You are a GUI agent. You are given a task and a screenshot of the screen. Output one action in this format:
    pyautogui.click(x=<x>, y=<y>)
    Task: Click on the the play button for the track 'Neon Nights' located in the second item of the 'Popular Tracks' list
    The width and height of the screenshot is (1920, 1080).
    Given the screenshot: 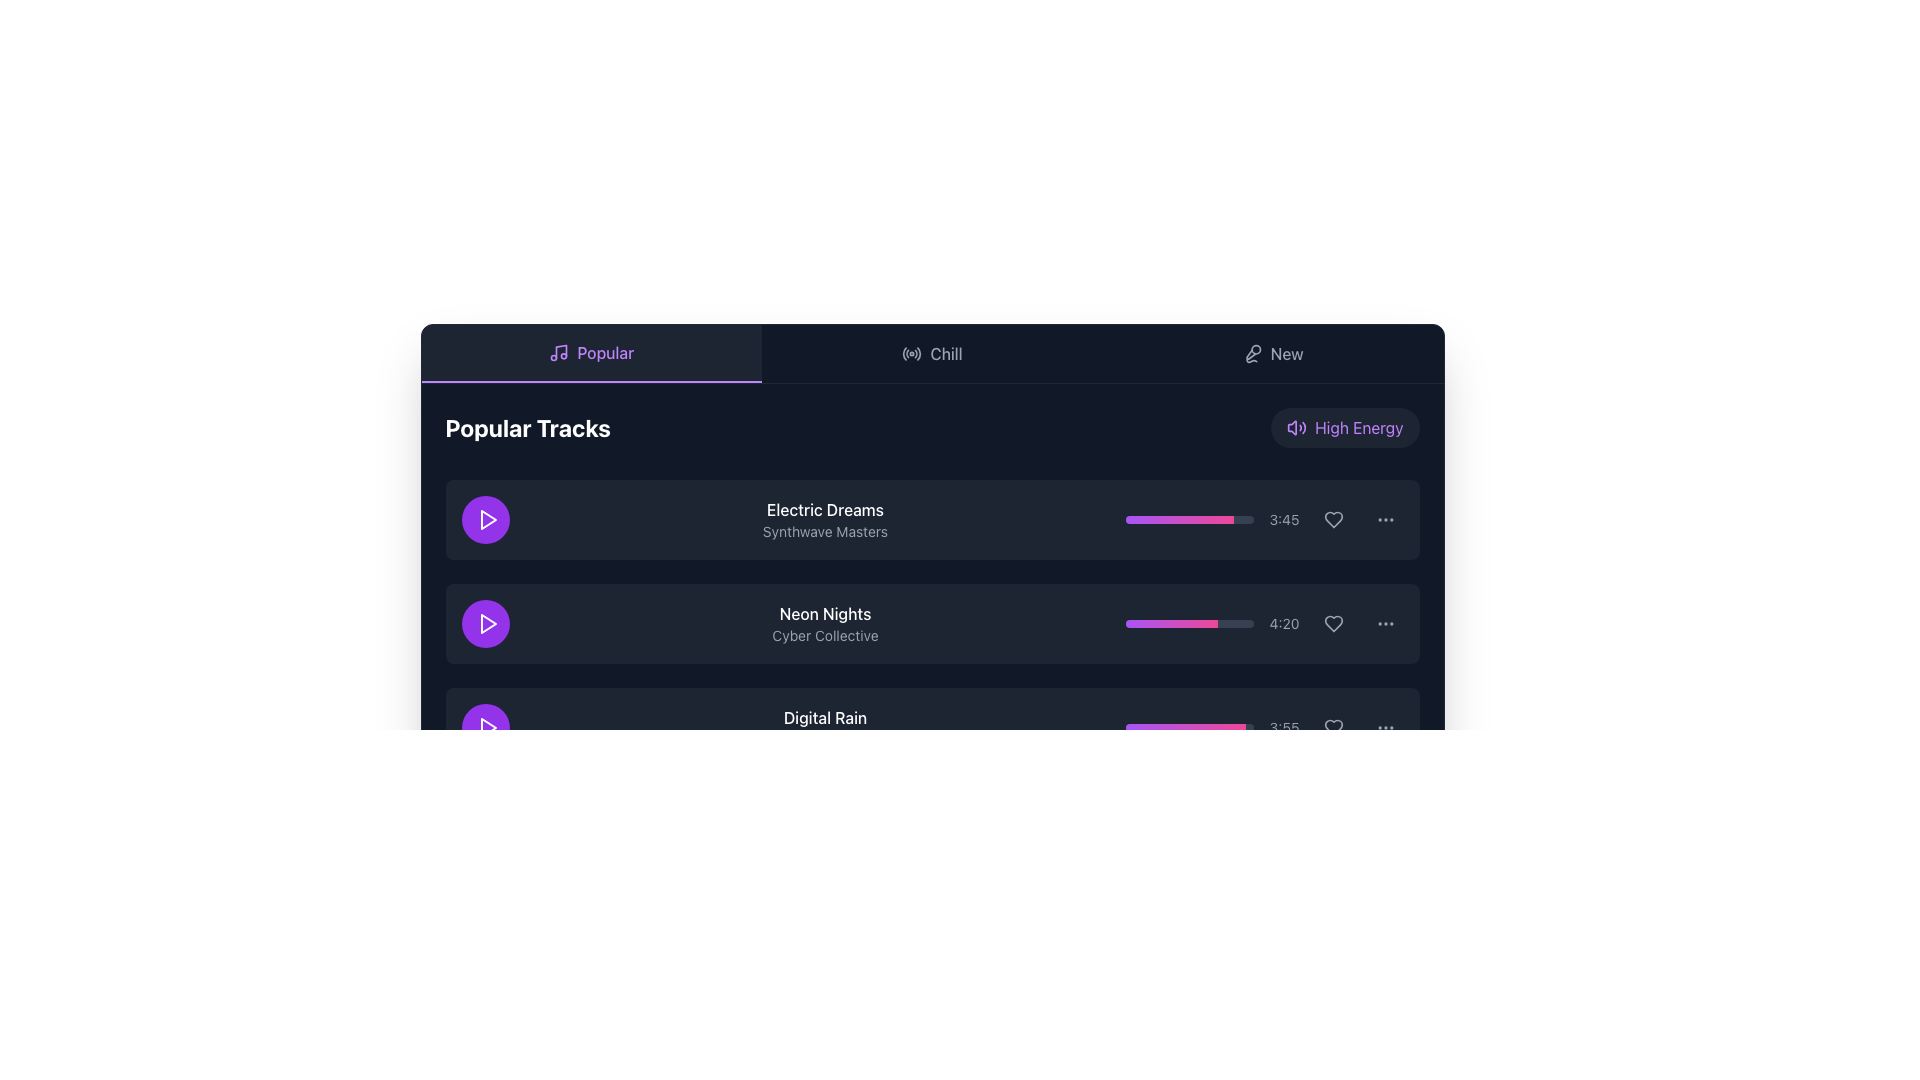 What is the action you would take?
    pyautogui.click(x=488, y=623)
    